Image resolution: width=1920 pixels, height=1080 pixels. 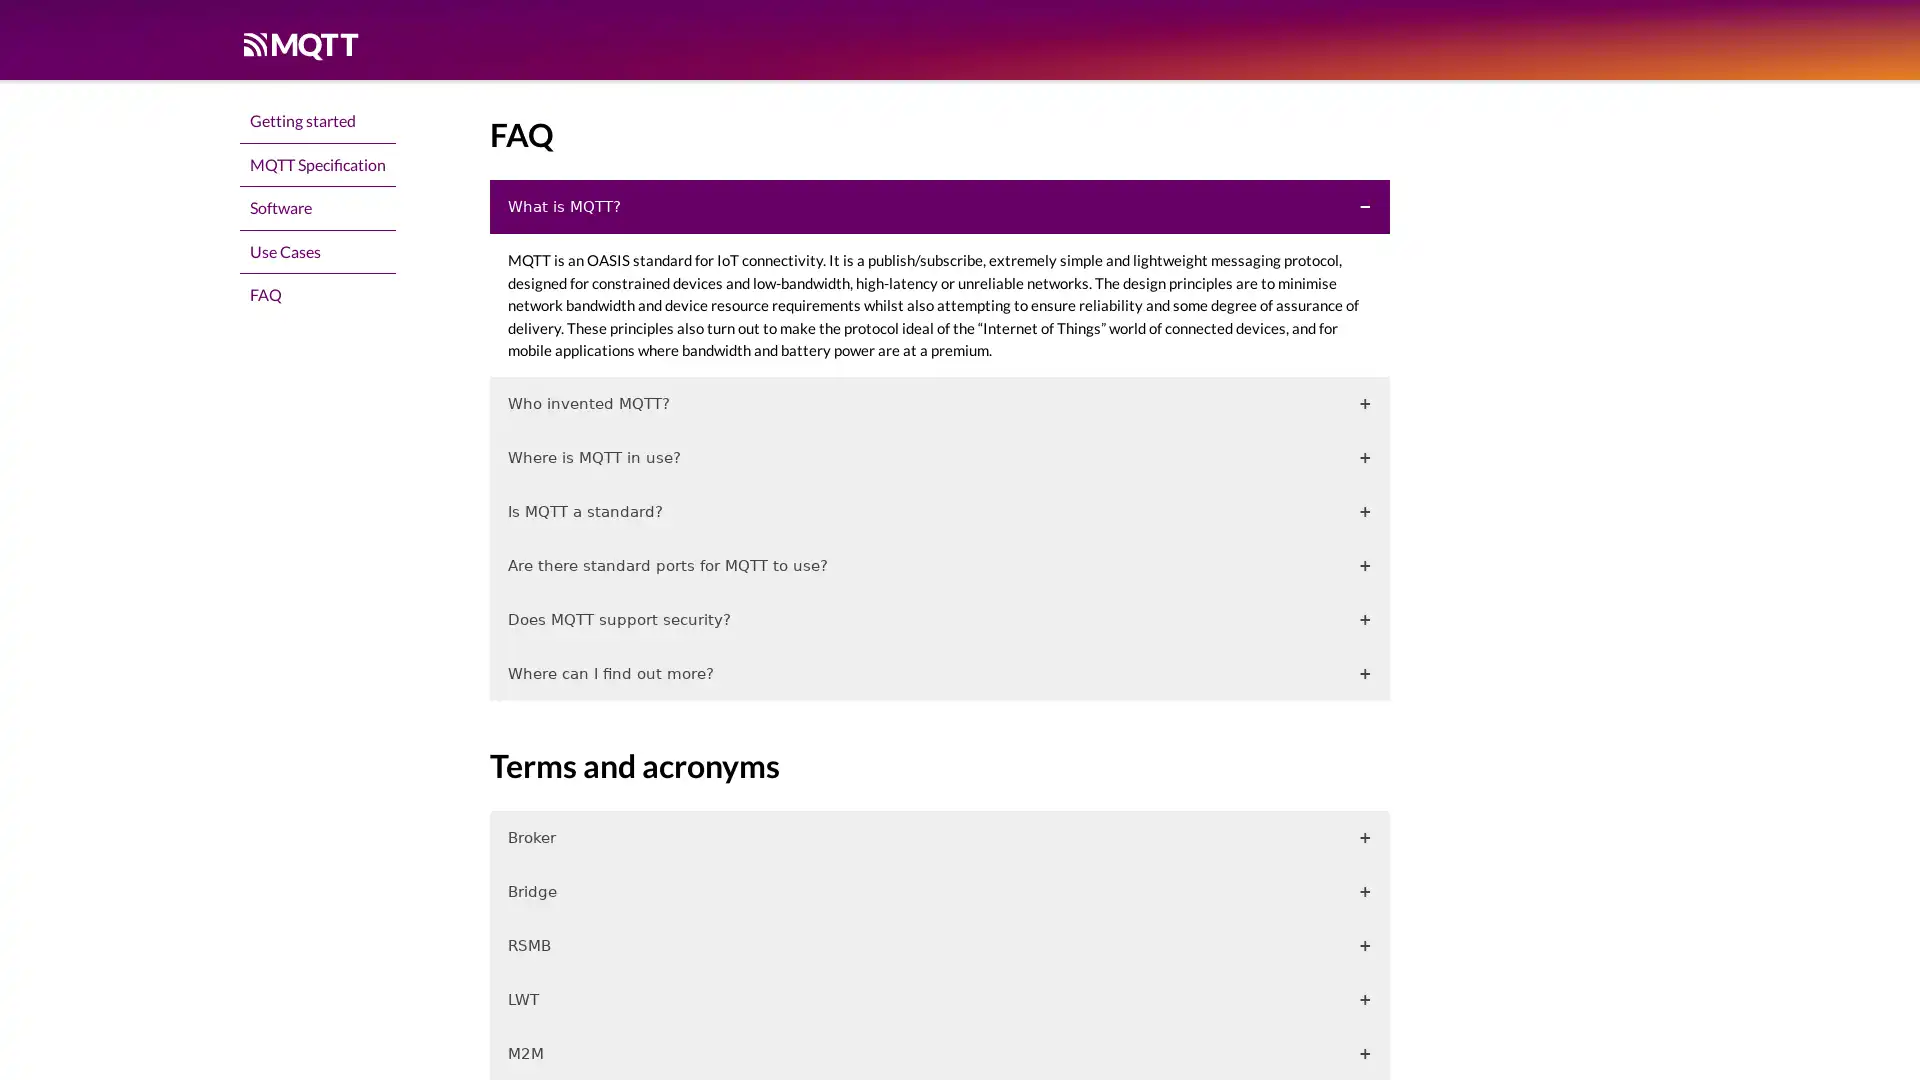 I want to click on Does MQTT support security? +, so click(x=939, y=617).